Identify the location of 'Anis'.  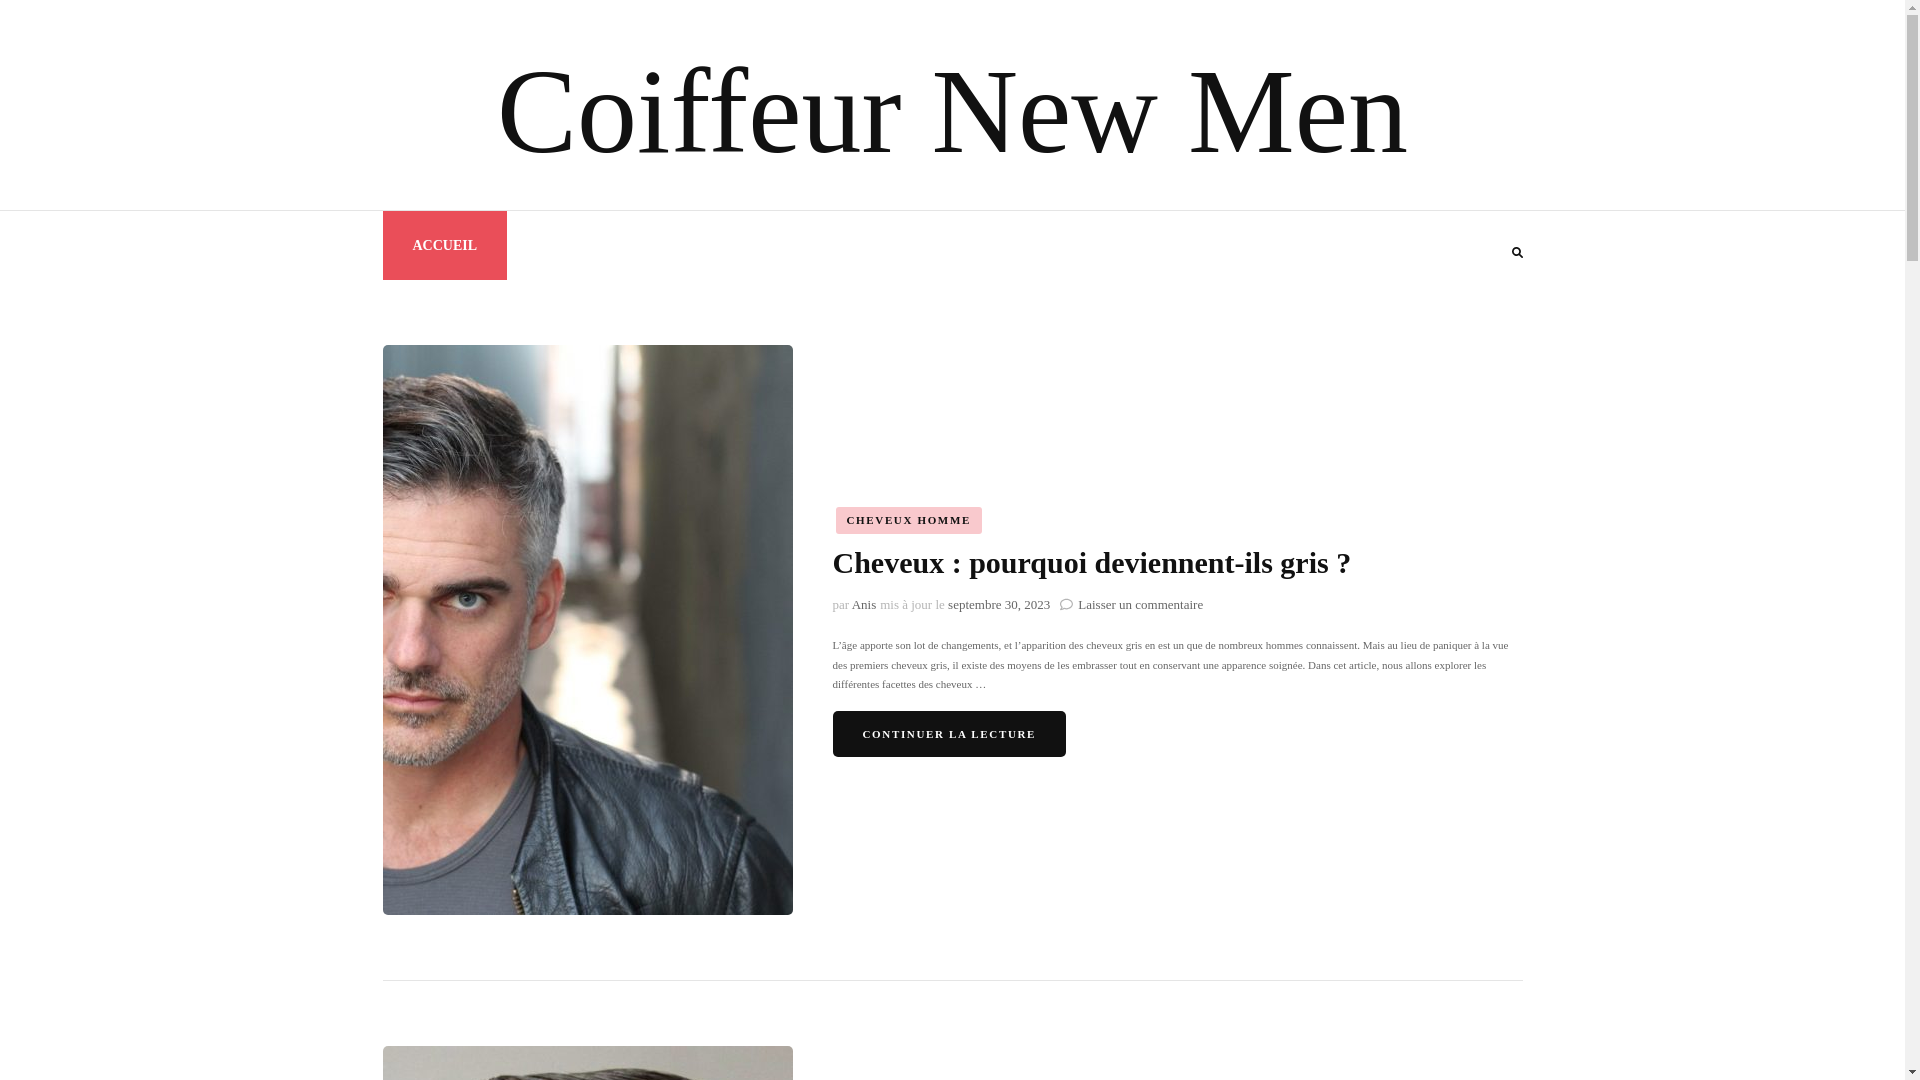
(851, 603).